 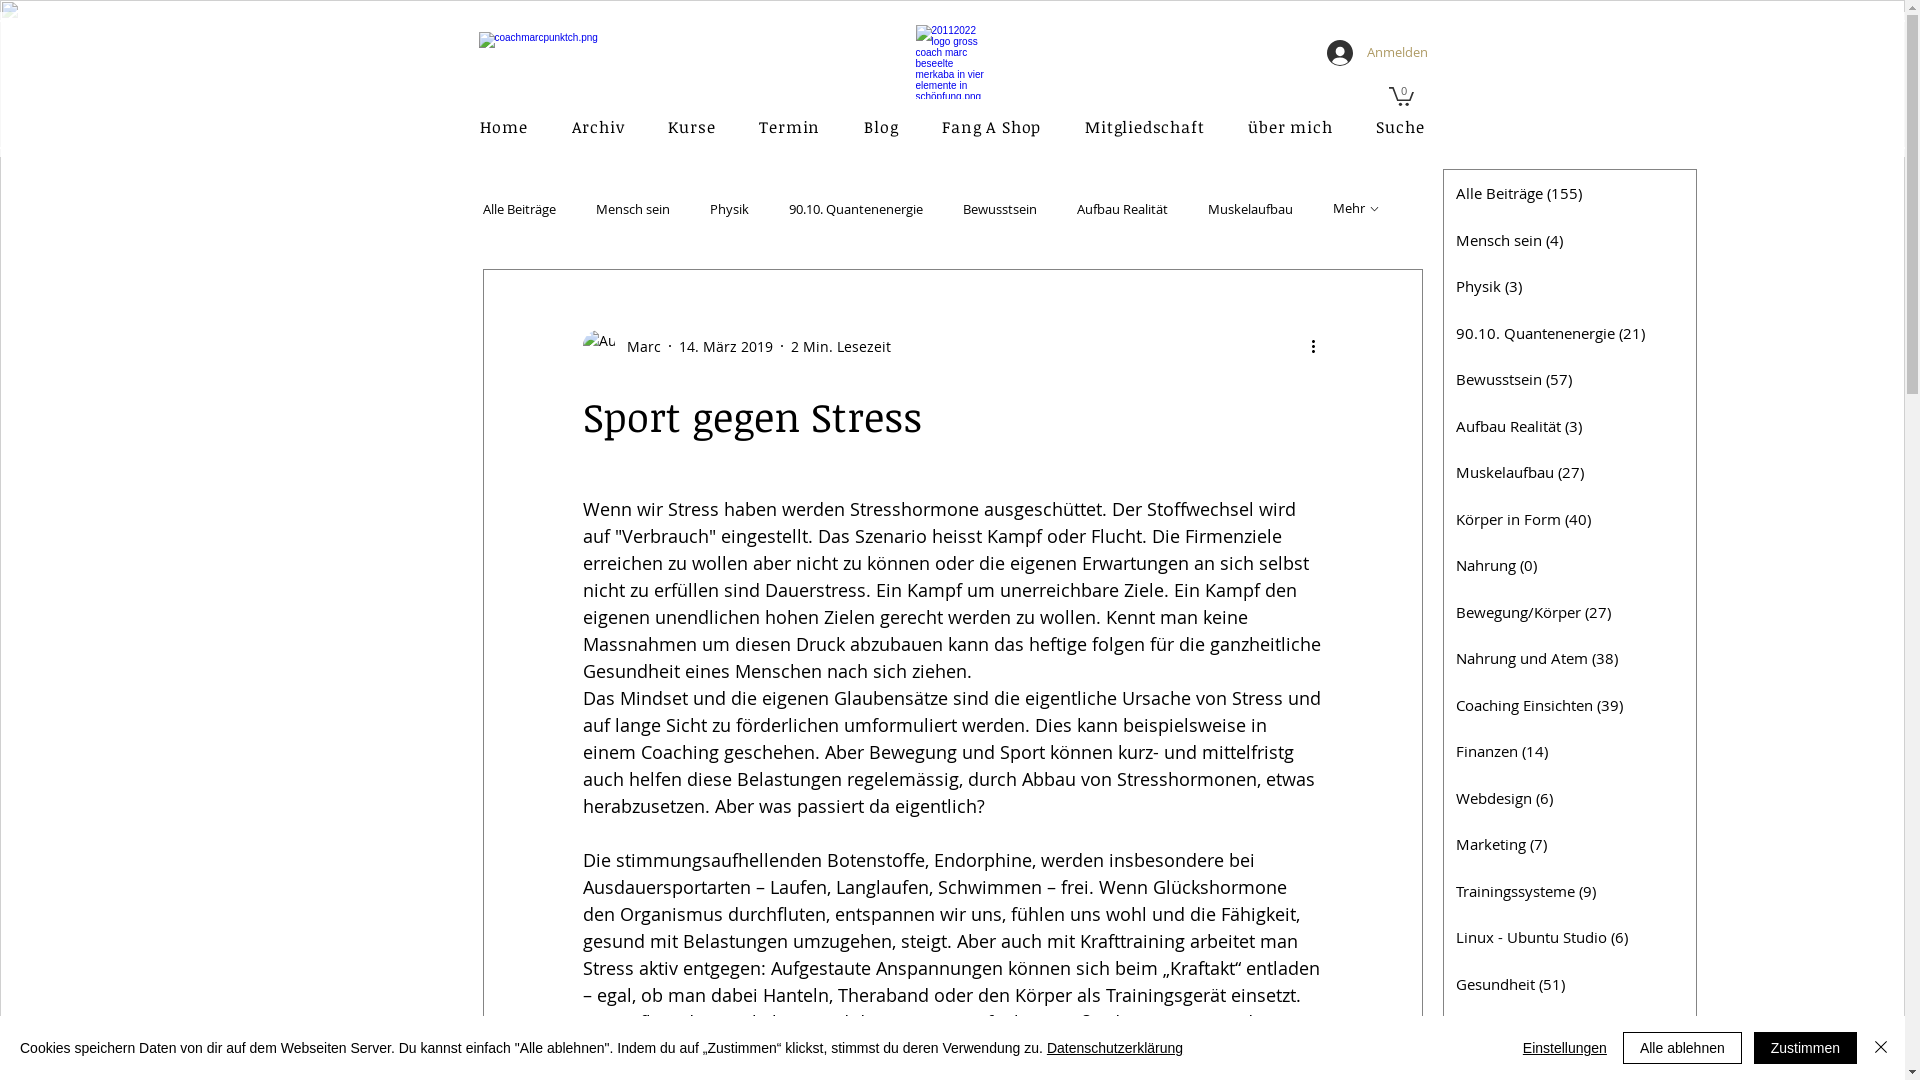 I want to click on 'Home', so click(x=460, y=127).